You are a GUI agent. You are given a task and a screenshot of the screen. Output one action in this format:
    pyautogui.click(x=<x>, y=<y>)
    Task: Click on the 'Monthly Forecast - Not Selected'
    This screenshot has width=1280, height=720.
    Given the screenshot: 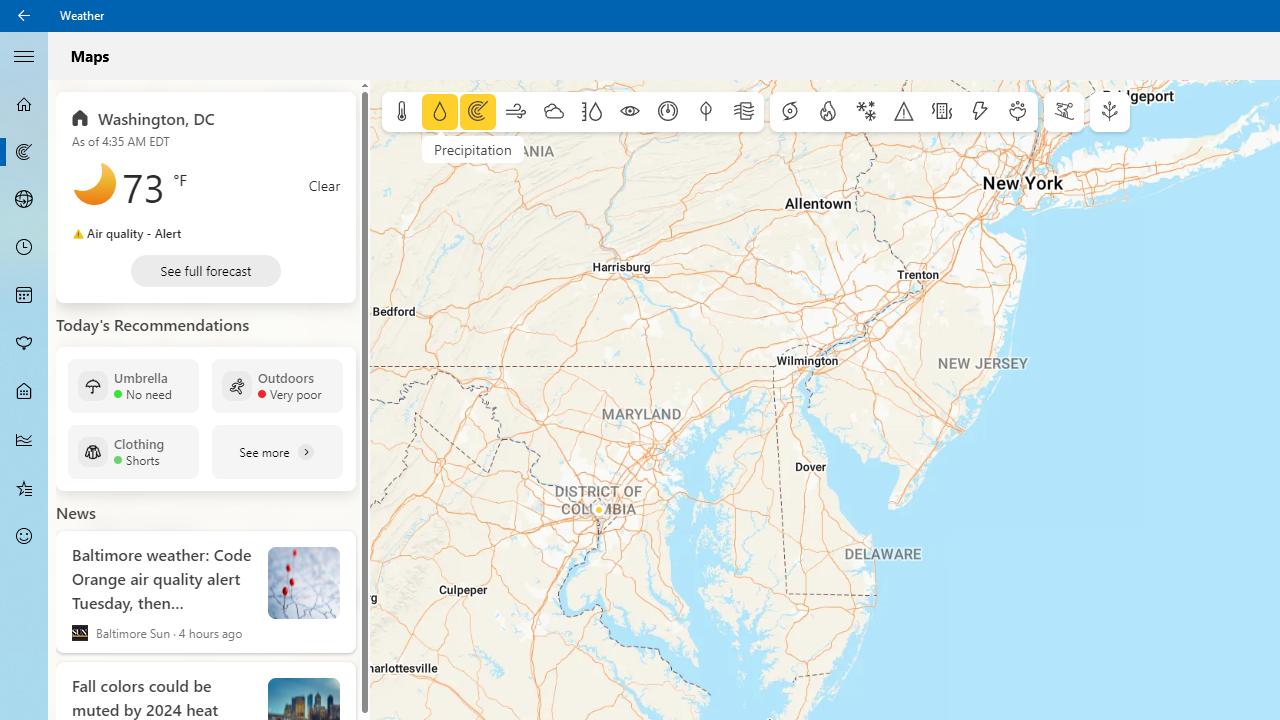 What is the action you would take?
    pyautogui.click(x=24, y=295)
    